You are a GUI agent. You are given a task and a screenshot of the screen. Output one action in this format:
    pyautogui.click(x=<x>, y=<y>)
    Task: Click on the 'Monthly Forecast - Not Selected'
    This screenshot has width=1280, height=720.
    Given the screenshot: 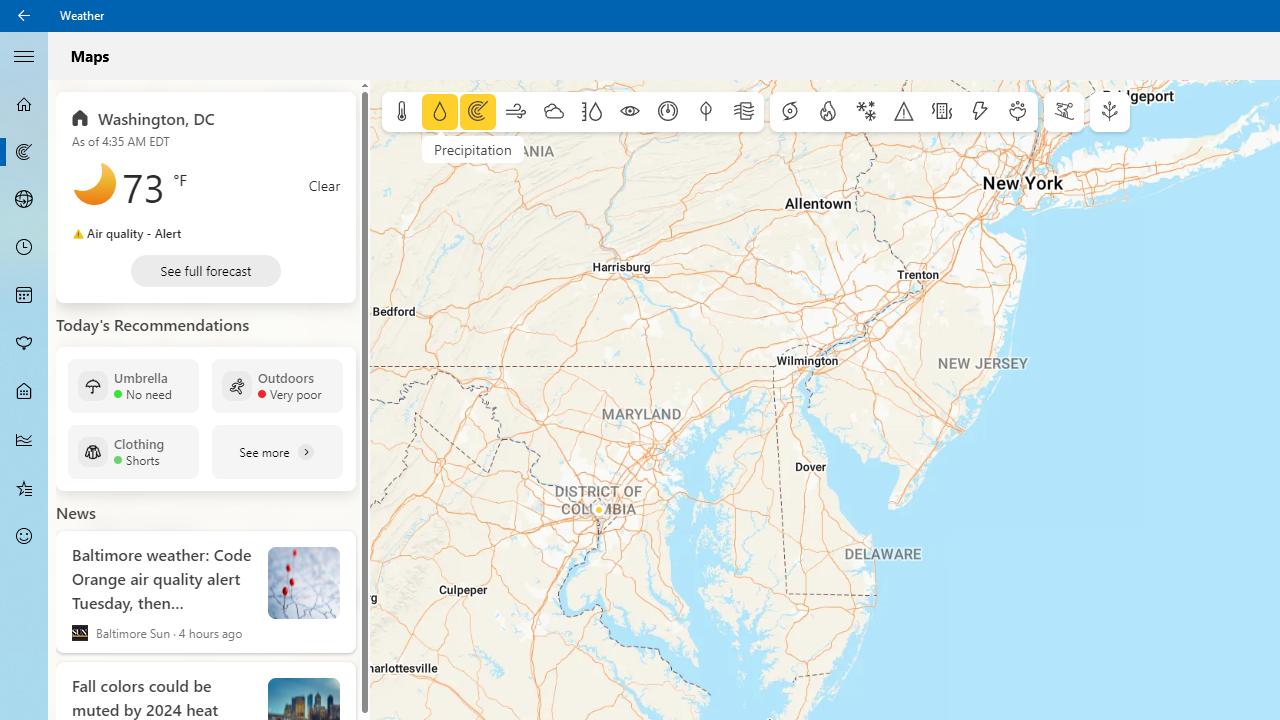 What is the action you would take?
    pyautogui.click(x=24, y=295)
    